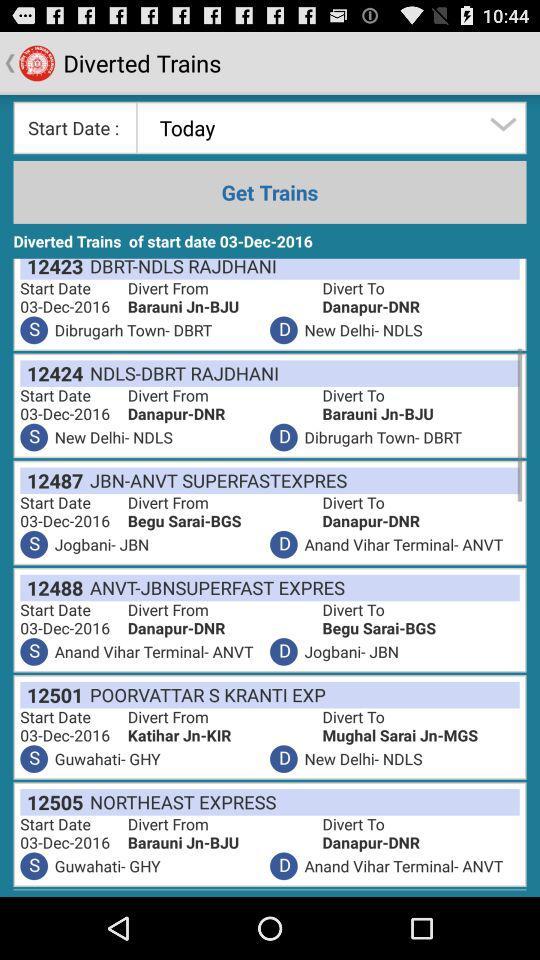 The image size is (540, 960). What do you see at coordinates (51, 480) in the screenshot?
I see `the icon to the left of the jbn-anvt superfastexpres` at bounding box center [51, 480].